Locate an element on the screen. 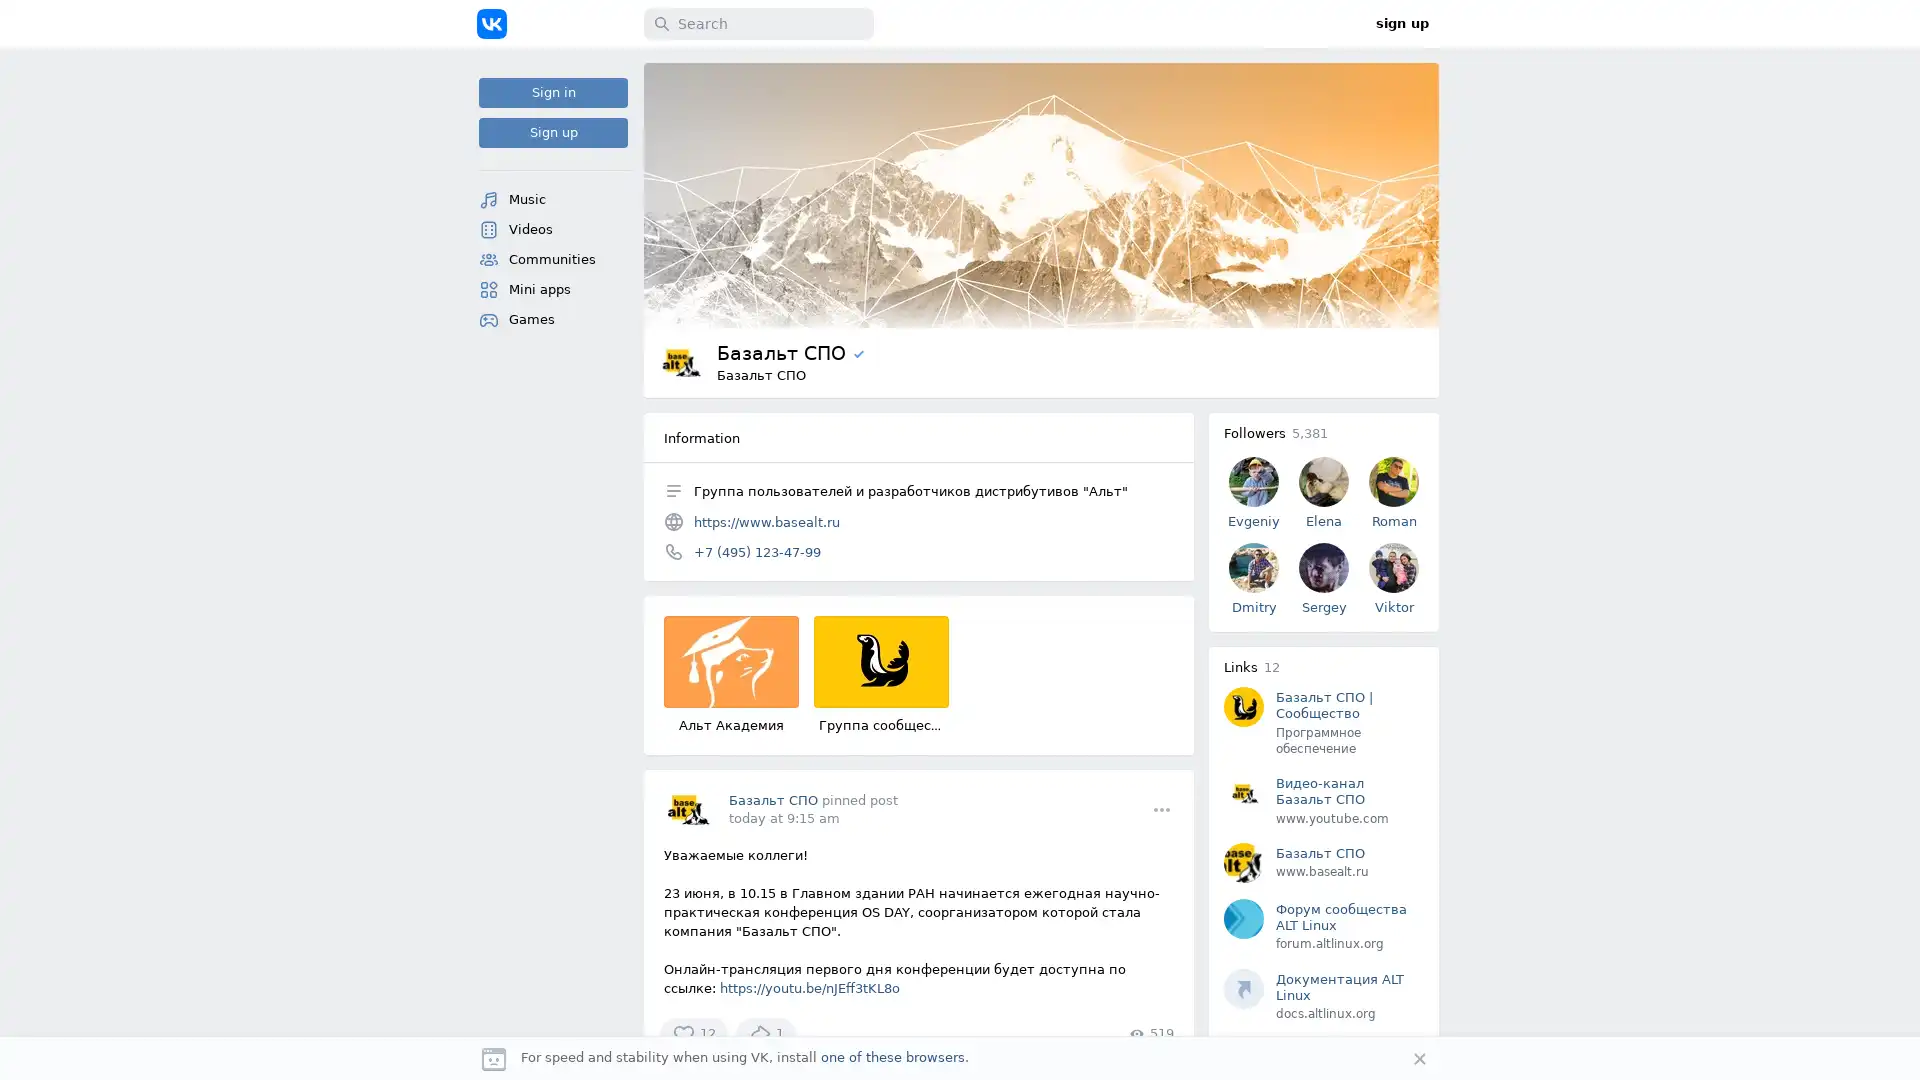  Close is located at coordinates (1419, 1058).